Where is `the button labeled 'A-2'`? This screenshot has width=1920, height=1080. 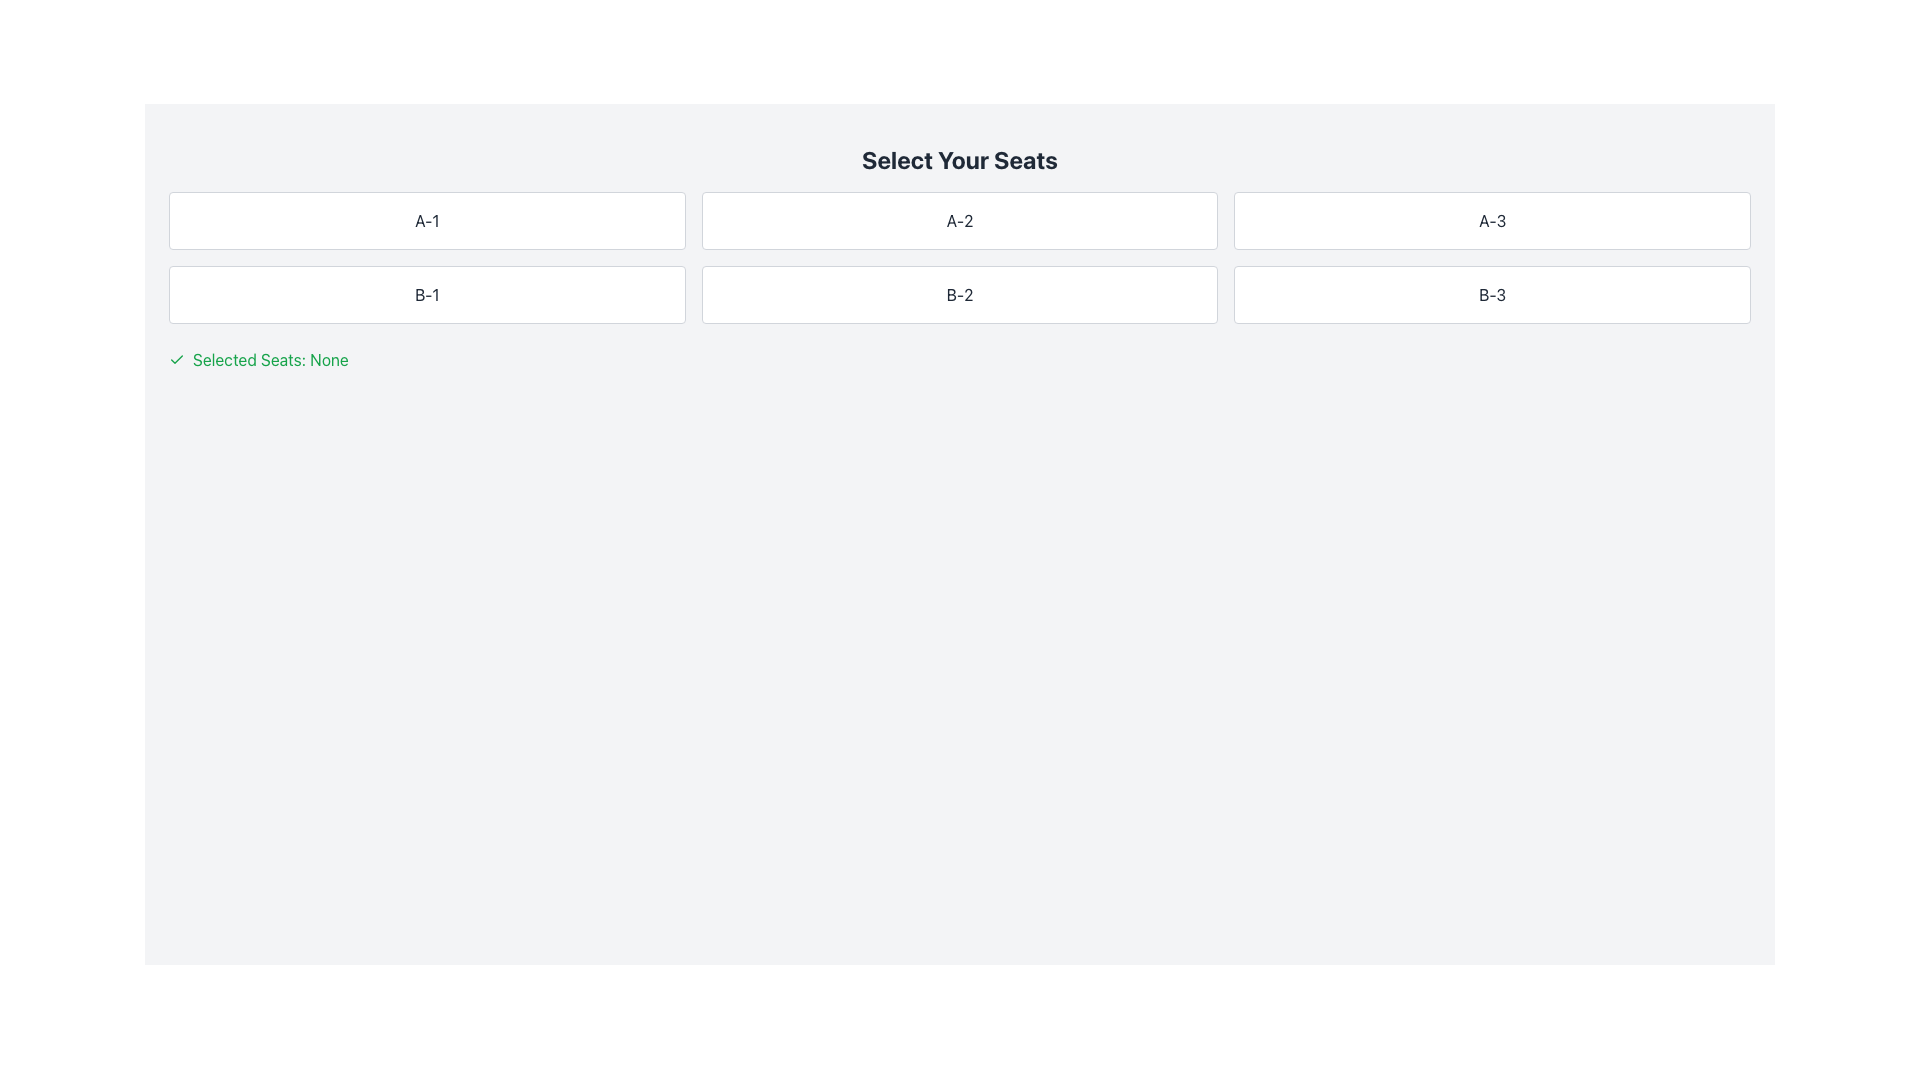
the button labeled 'A-2' is located at coordinates (960, 220).